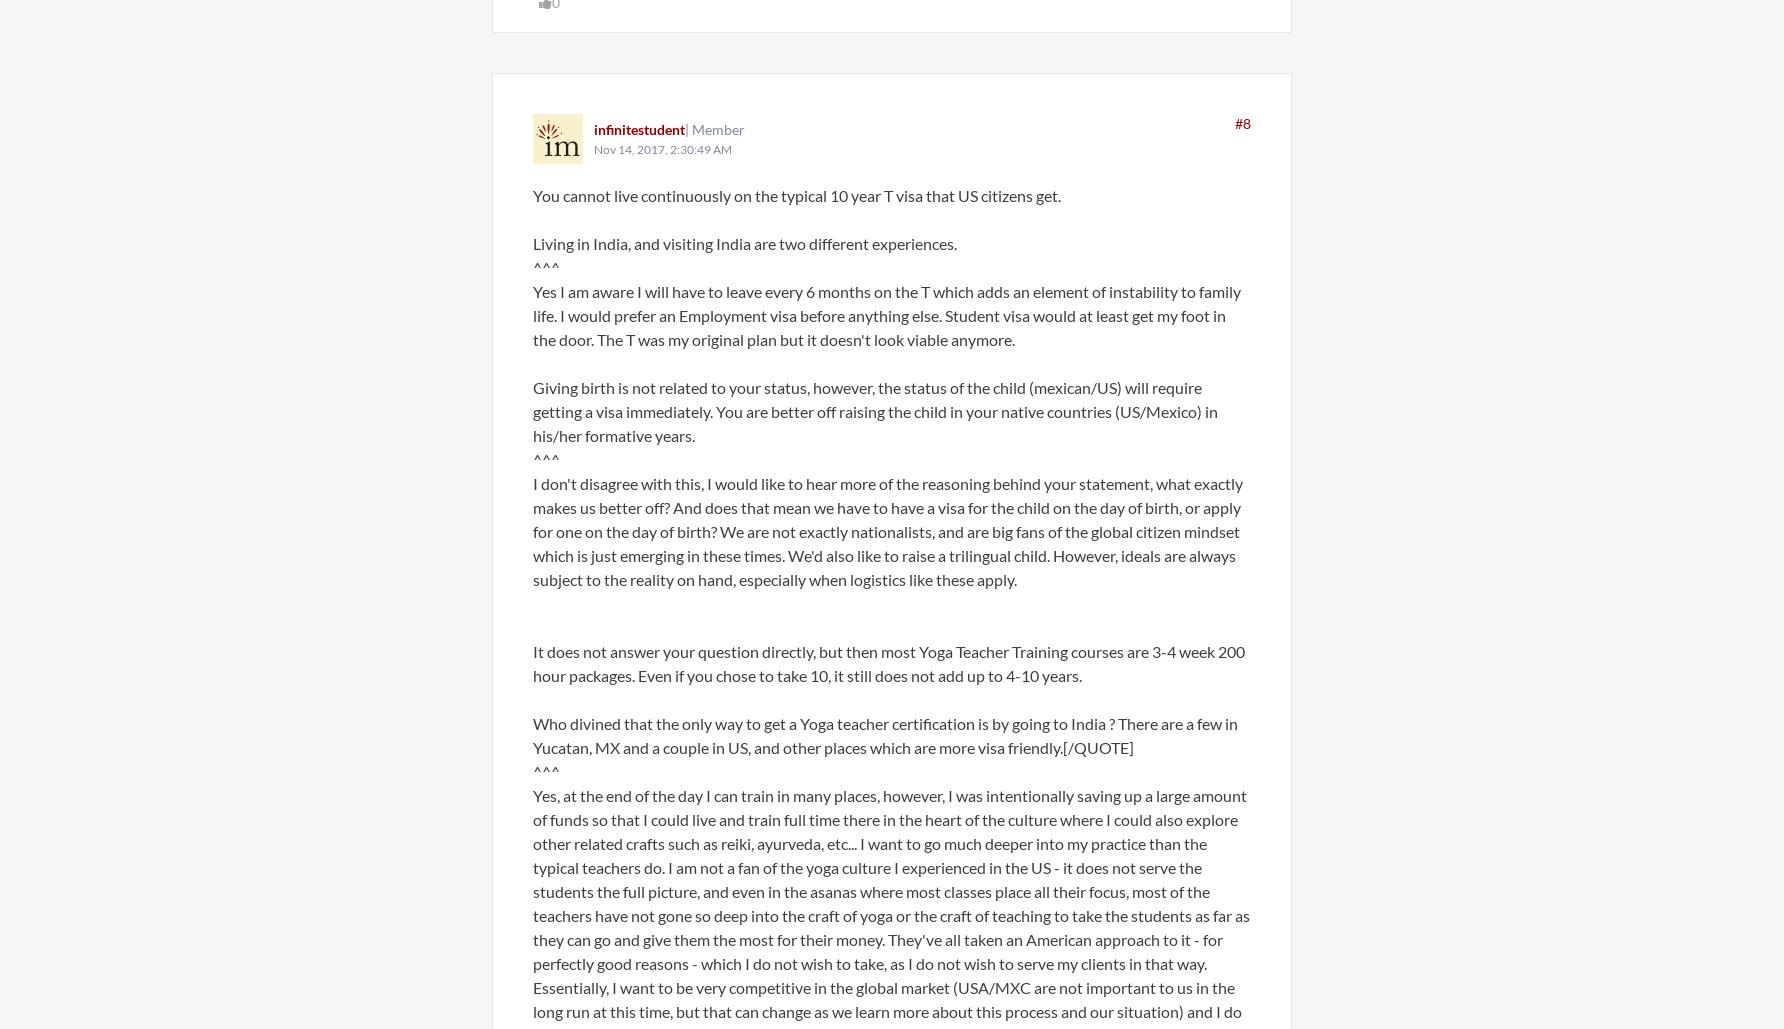 This screenshot has width=1784, height=1029. What do you see at coordinates (886, 315) in the screenshot?
I see `'Yes I am aware I will have to leave every 6 months on the T which adds an element of instability to family life. I would prefer an Employment visa before anything else. Student visa would at least get my foot in the door. The T was my original plan but it doesn't look viable anymore.'` at bounding box center [886, 315].